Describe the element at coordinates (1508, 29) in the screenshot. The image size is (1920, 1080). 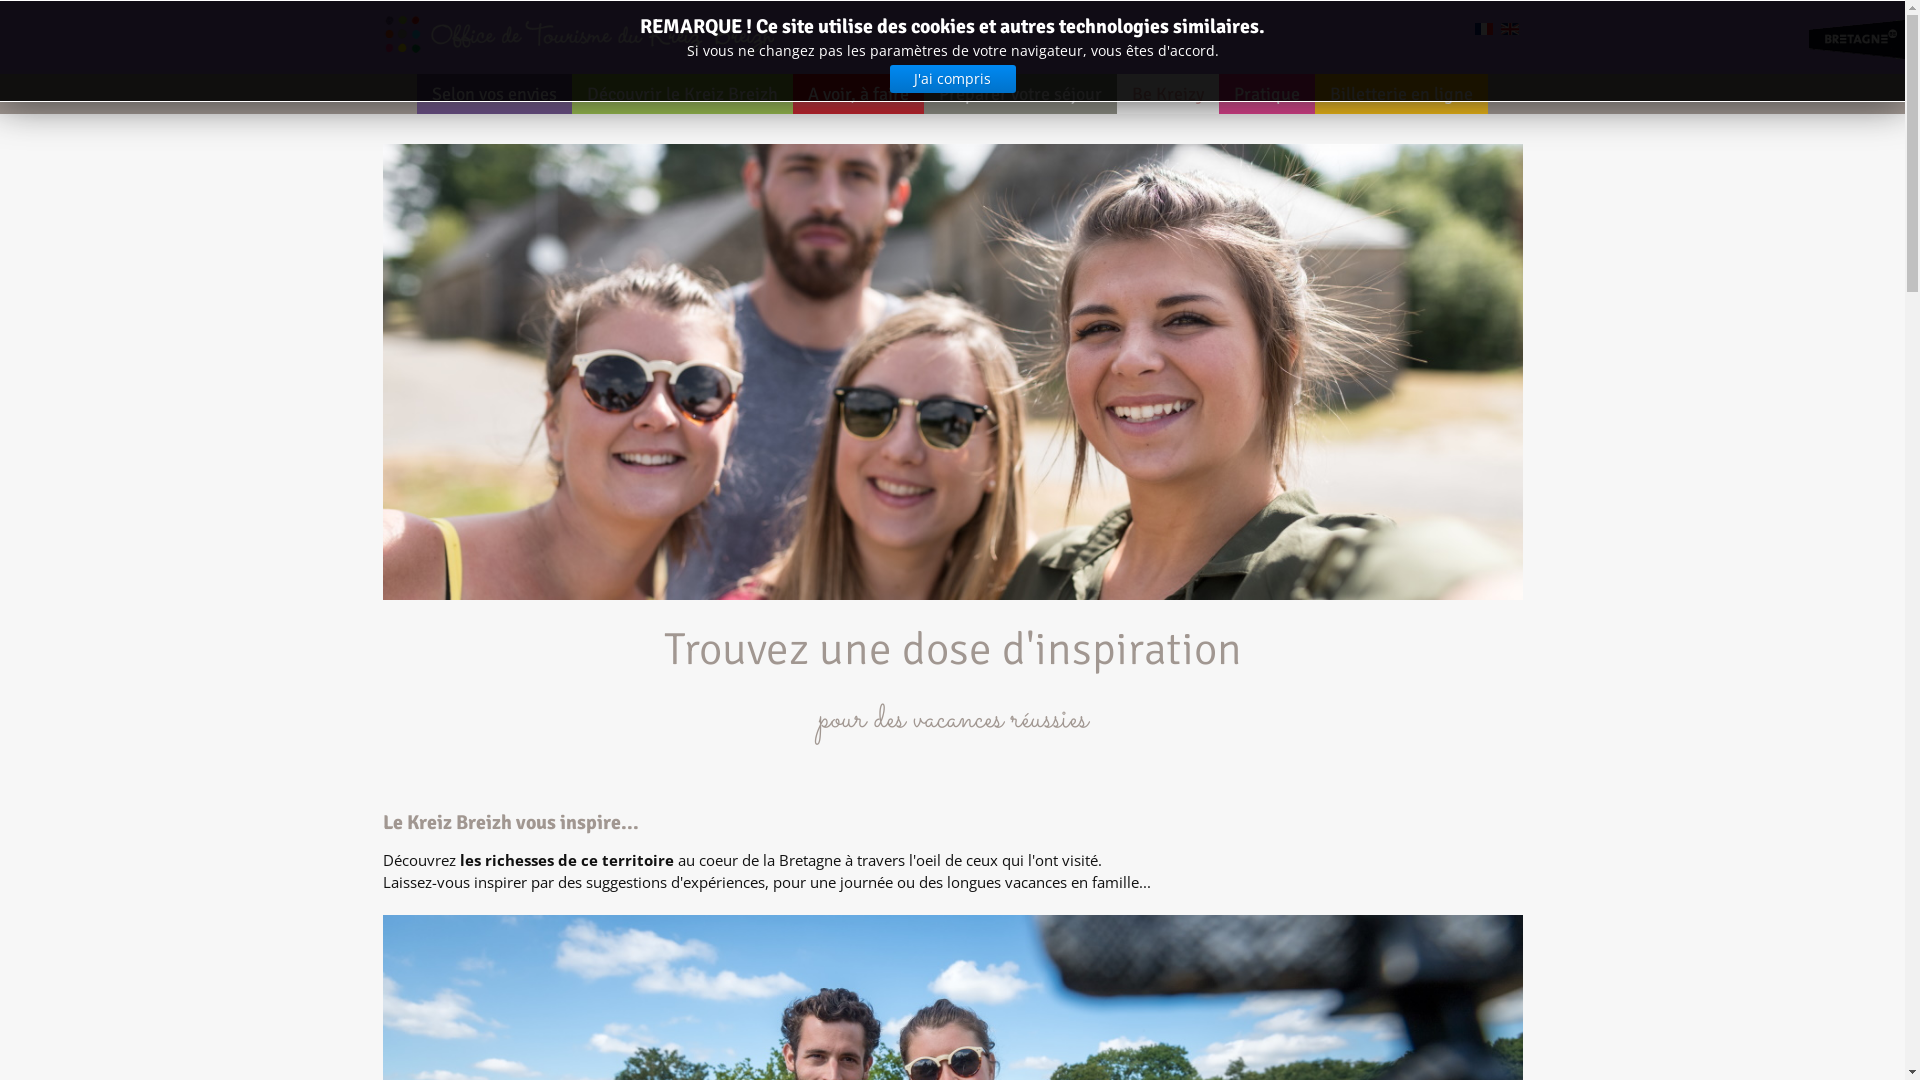
I see `'English (UK)'` at that location.